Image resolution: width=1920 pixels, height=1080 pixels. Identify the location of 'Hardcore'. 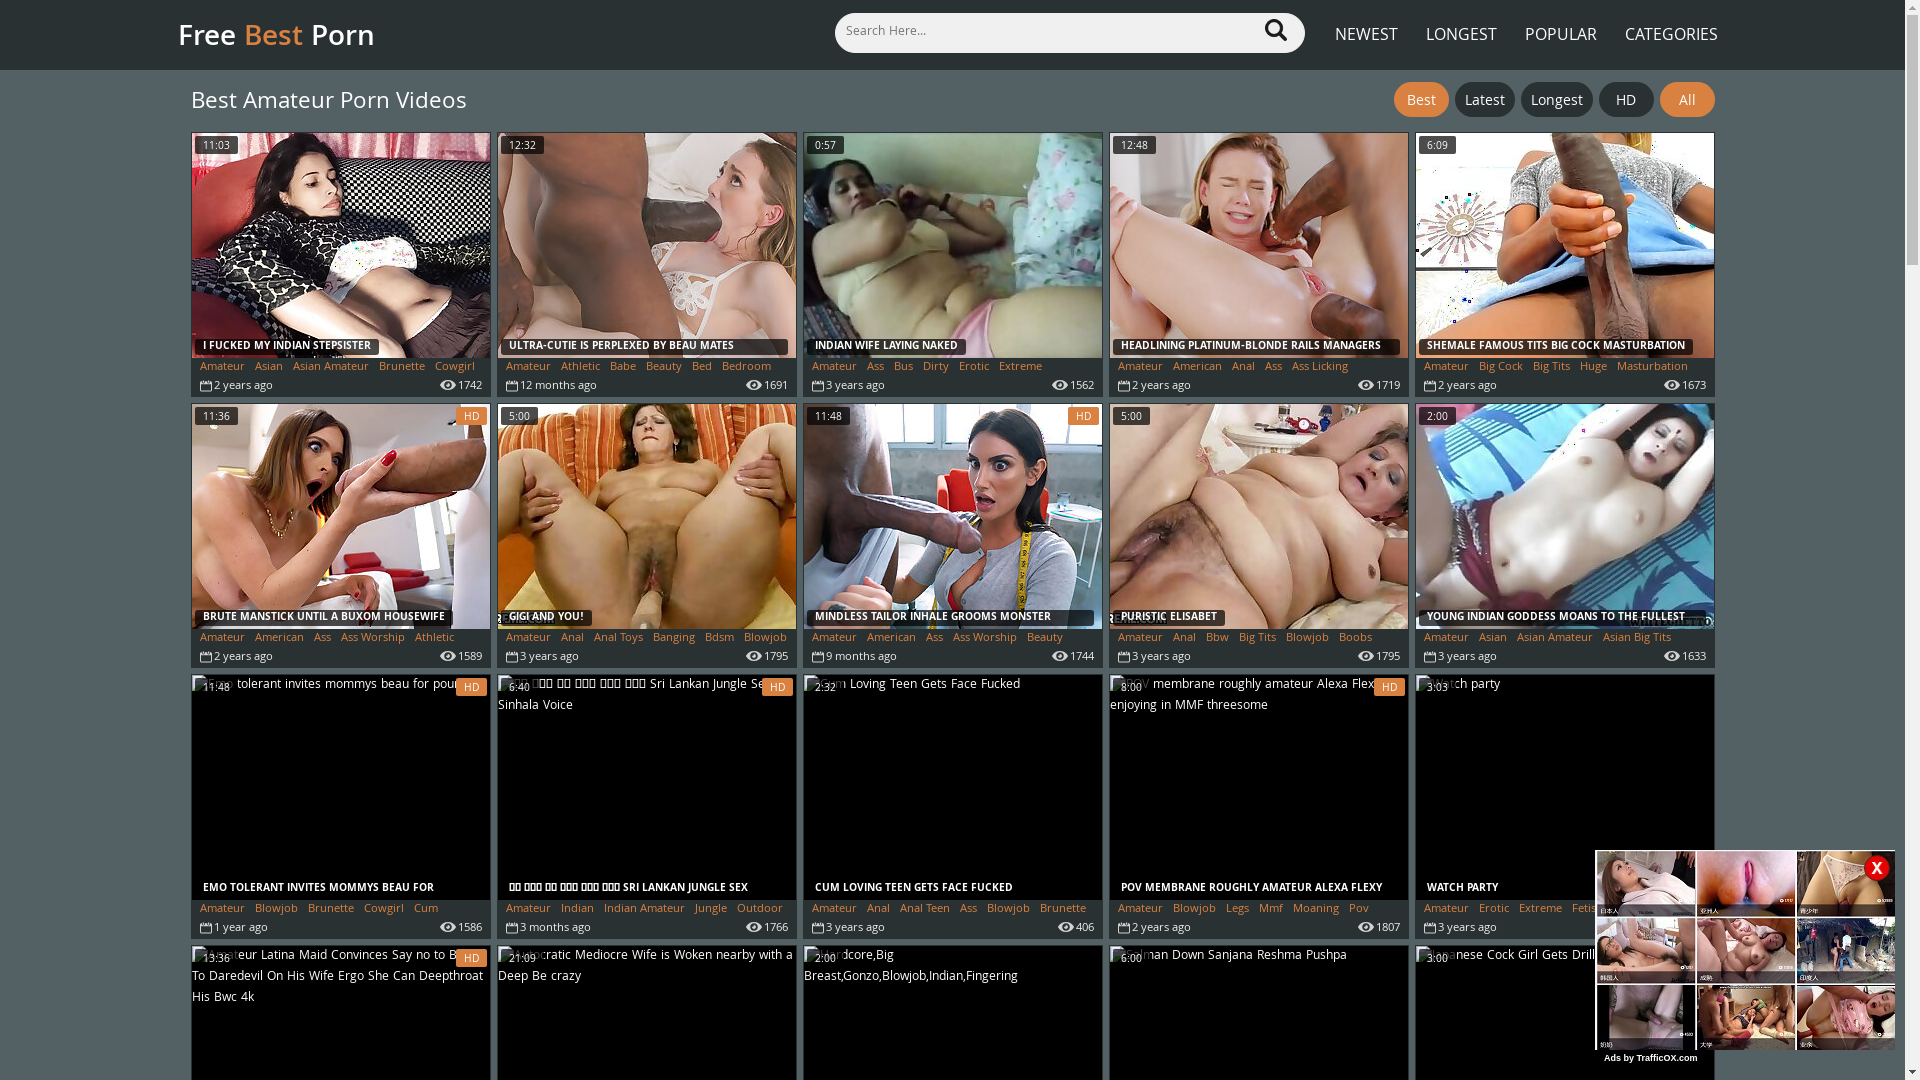
(224, 384).